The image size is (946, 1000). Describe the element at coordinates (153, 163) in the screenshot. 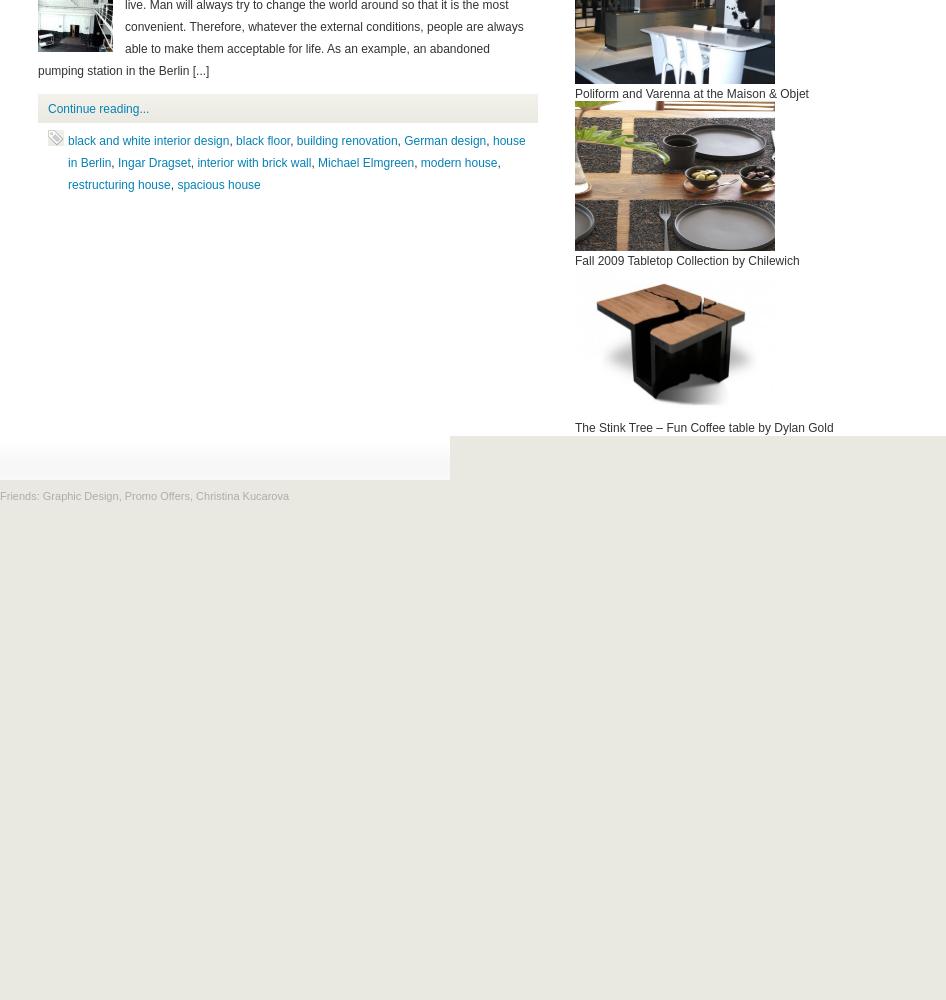

I see `'Ingar Dragset'` at that location.